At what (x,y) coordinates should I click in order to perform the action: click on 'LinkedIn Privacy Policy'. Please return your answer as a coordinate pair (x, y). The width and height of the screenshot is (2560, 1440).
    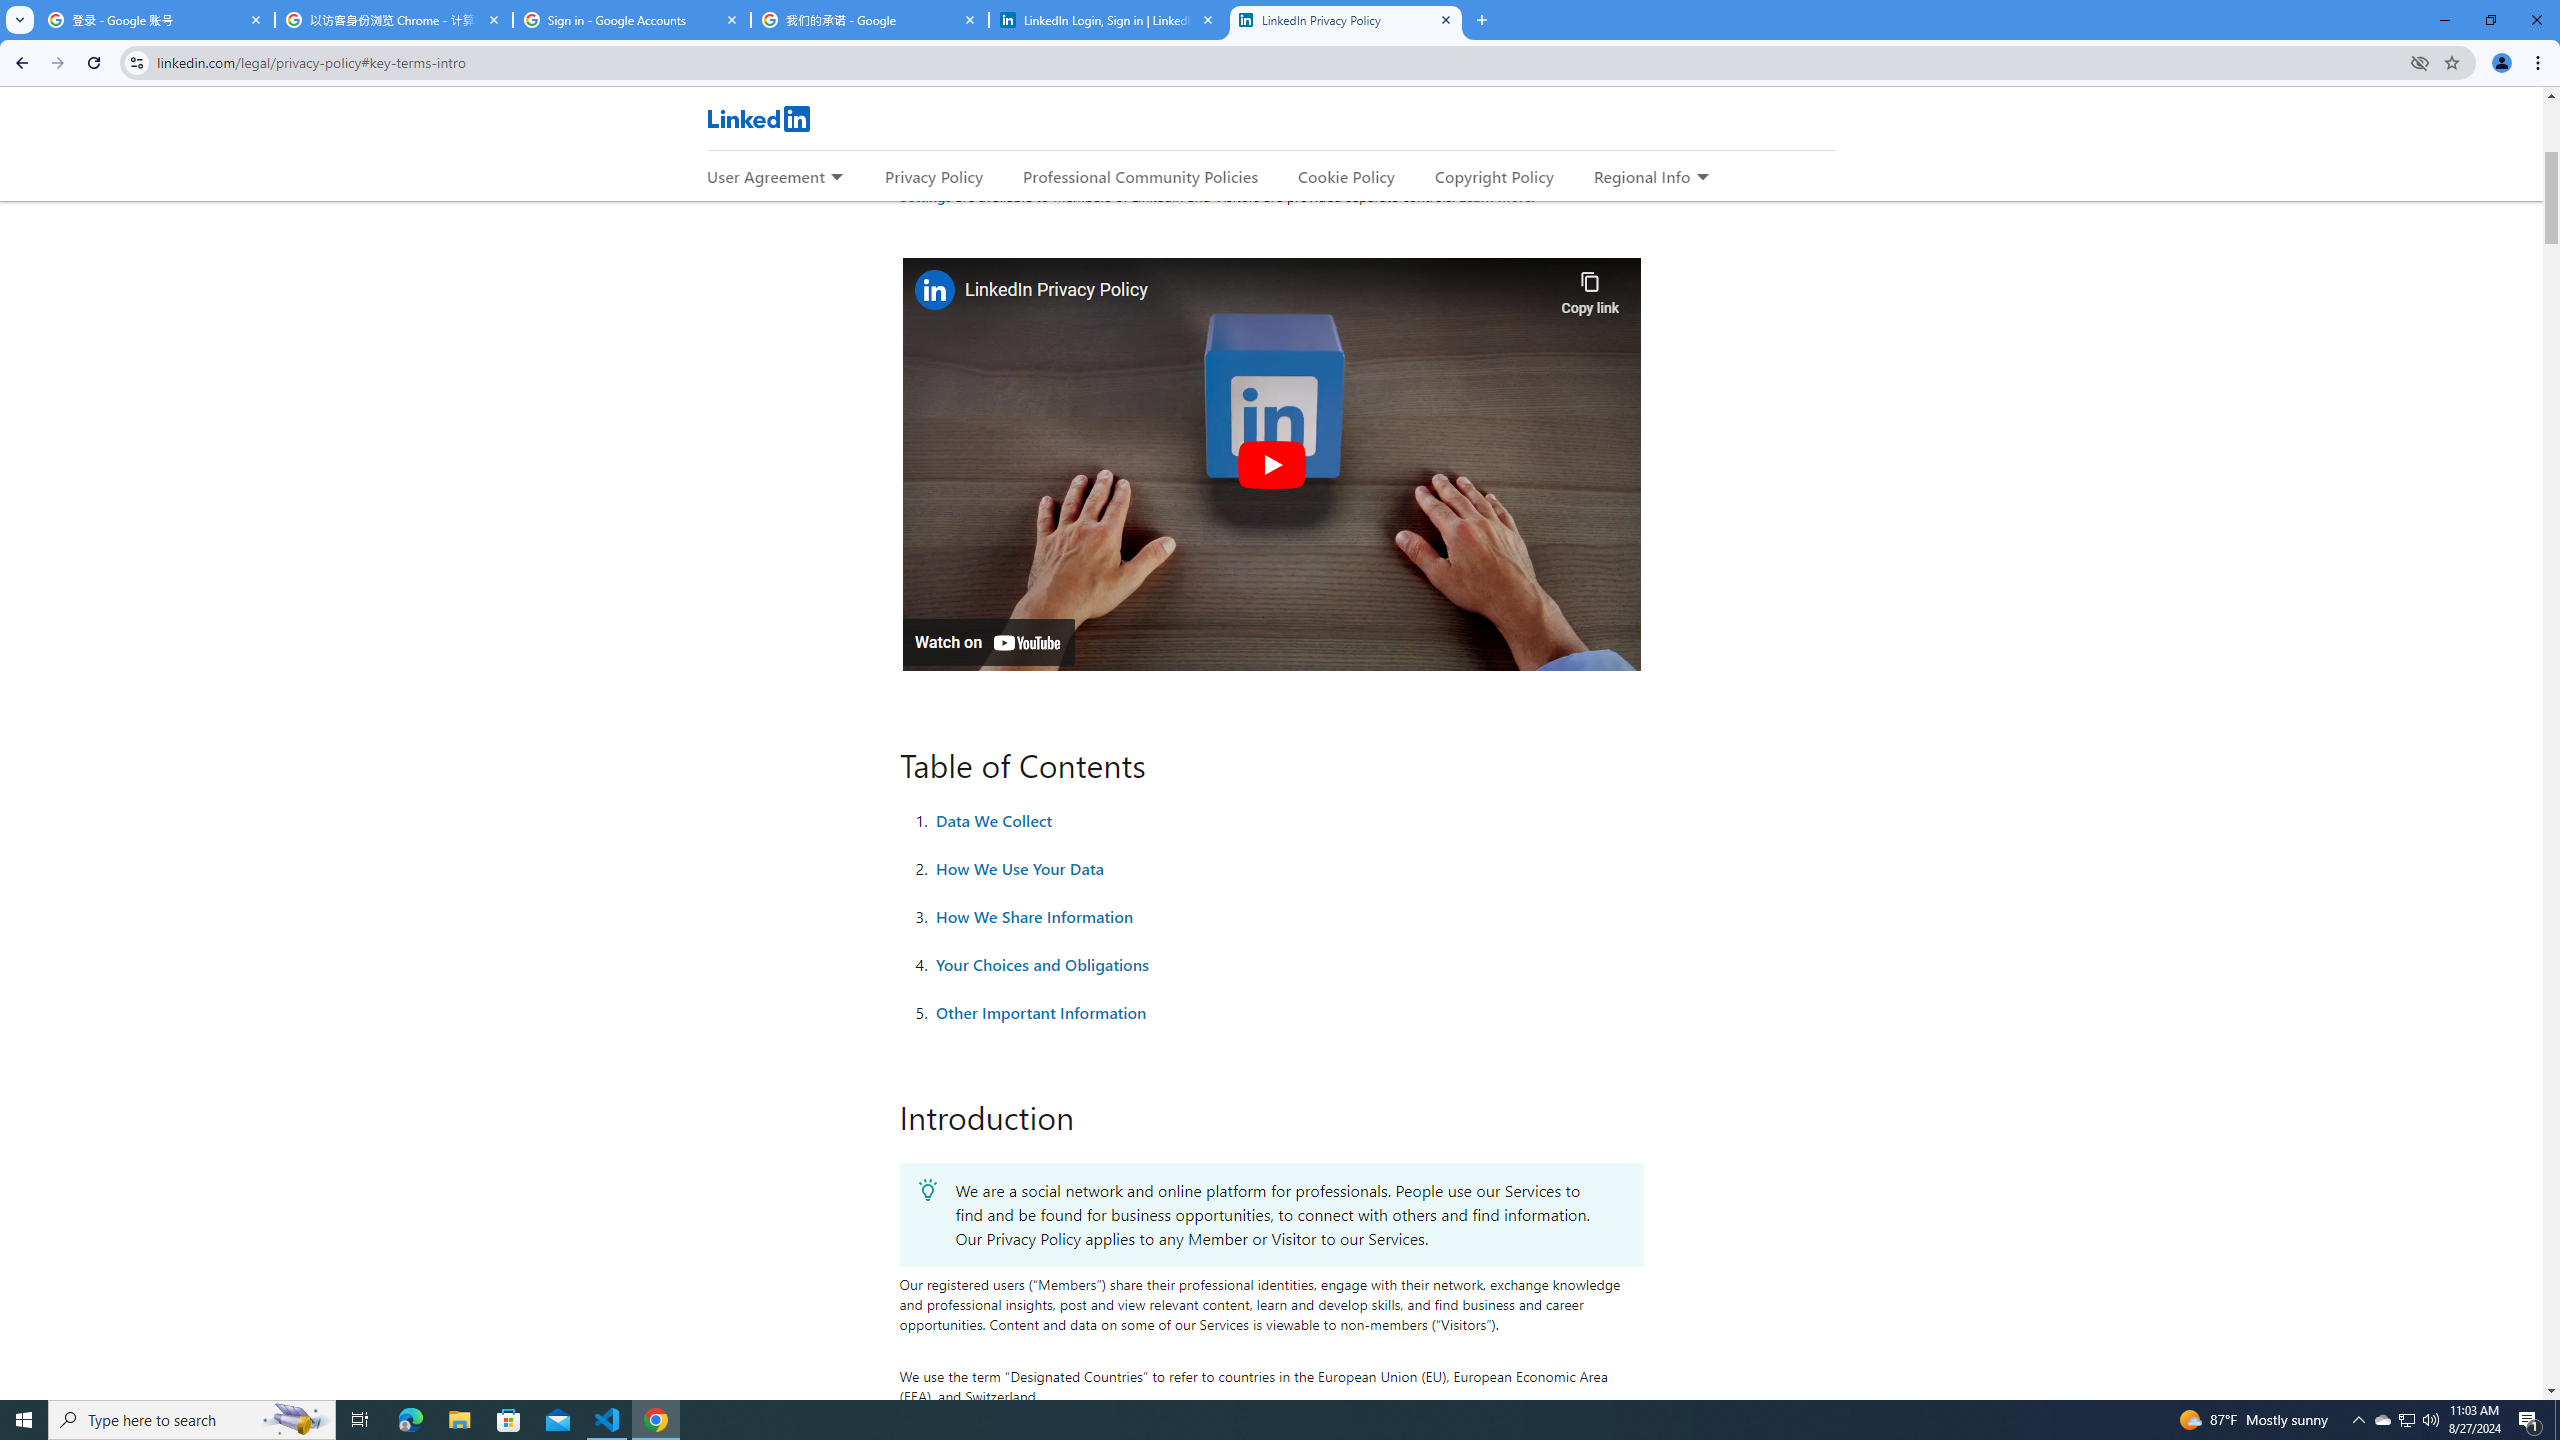
    Looking at the image, I should click on (1345, 19).